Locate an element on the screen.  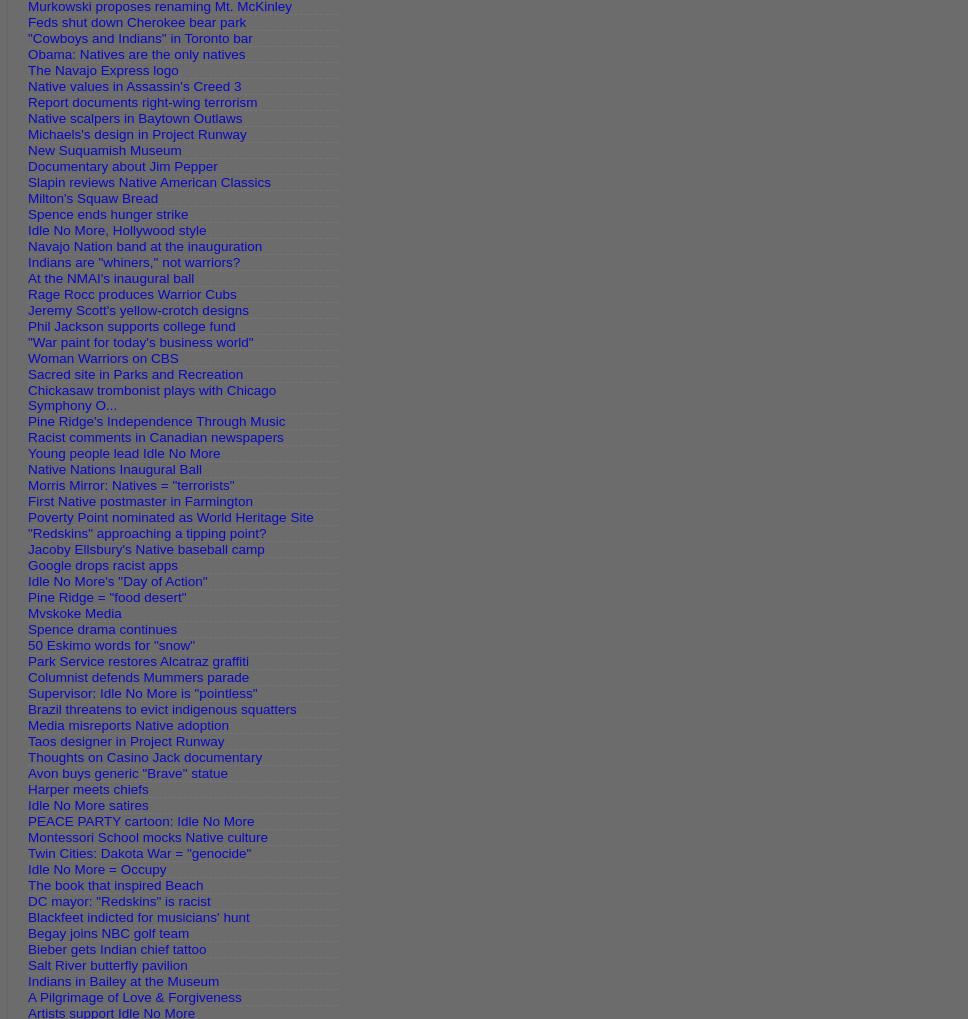
'Media misreports Native adoption' is located at coordinates (127, 725).